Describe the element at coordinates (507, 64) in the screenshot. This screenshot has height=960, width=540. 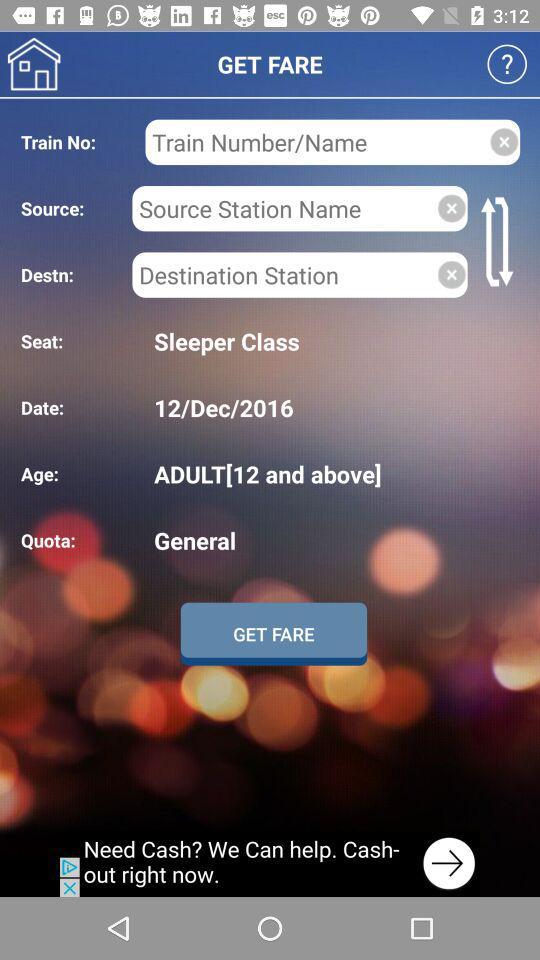
I see `help icon` at that location.